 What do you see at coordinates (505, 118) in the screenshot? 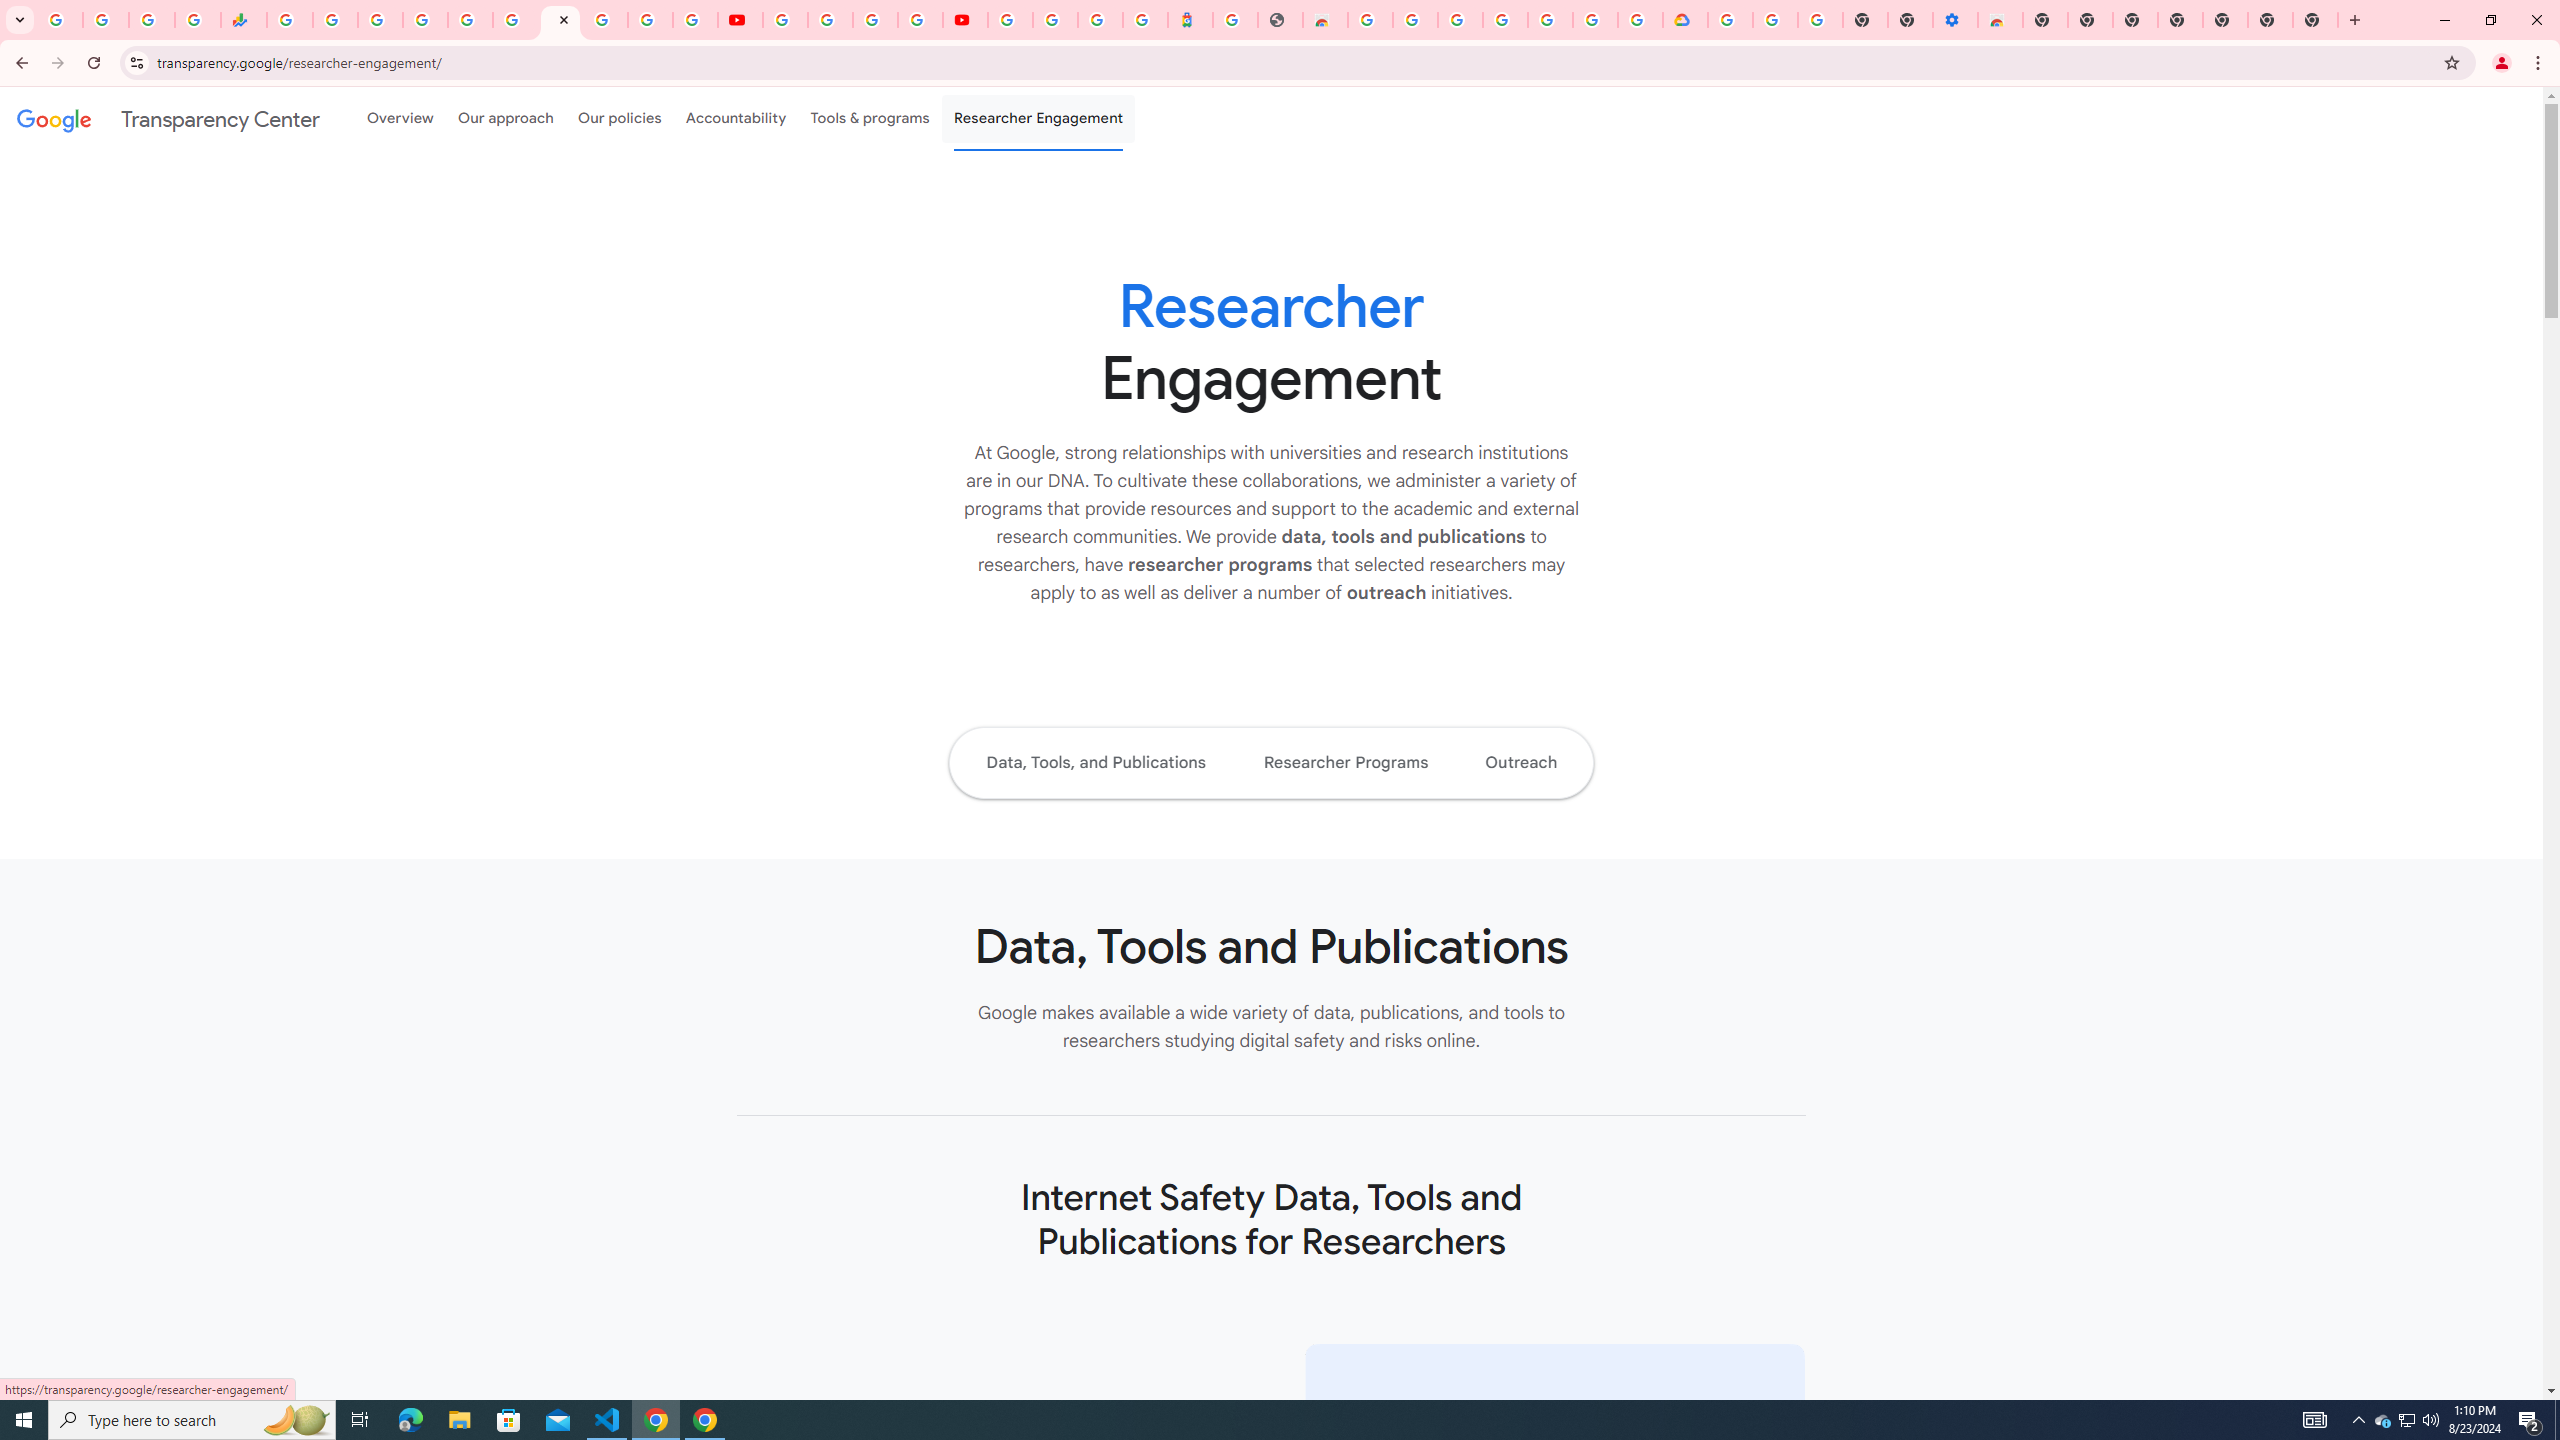
I see `'Our approach'` at bounding box center [505, 118].